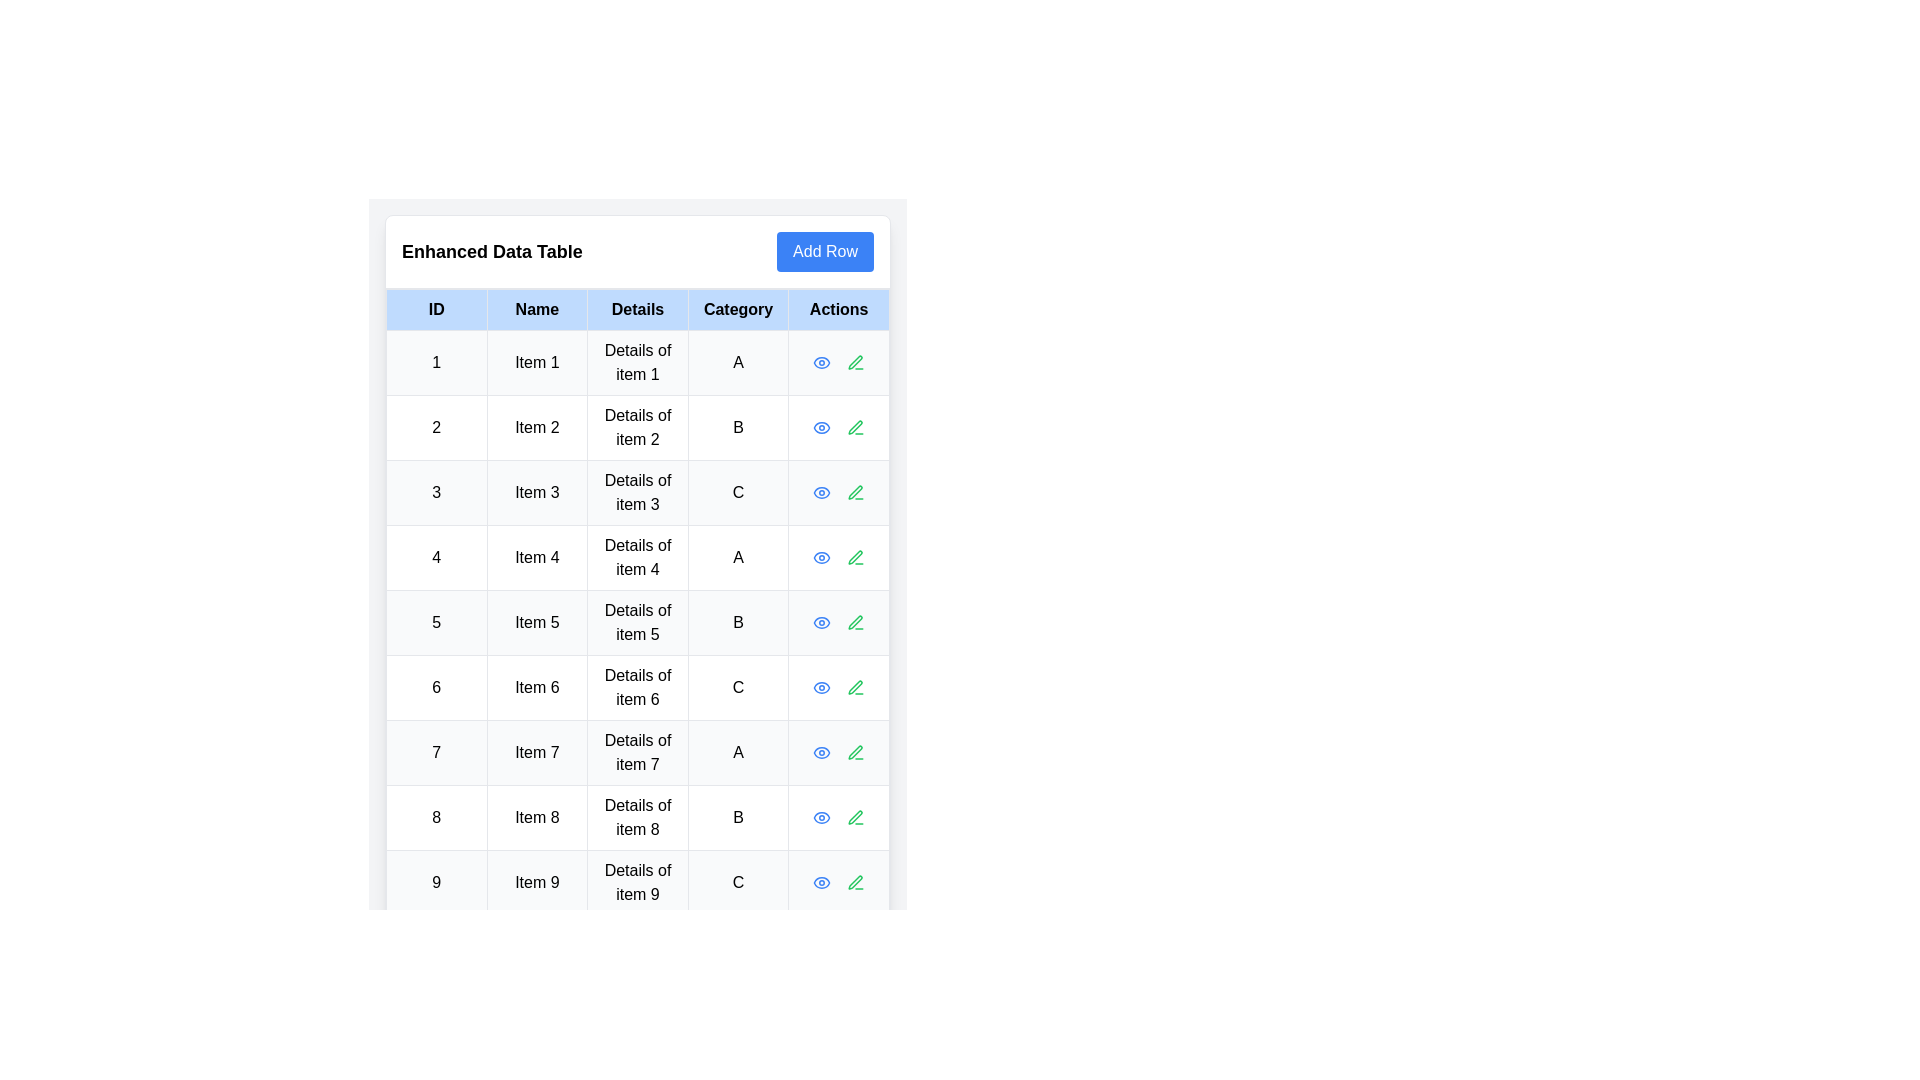 This screenshot has height=1080, width=1920. I want to click on the interactive area button in the Actions column of the second row associated with 'Item 2', so click(839, 427).